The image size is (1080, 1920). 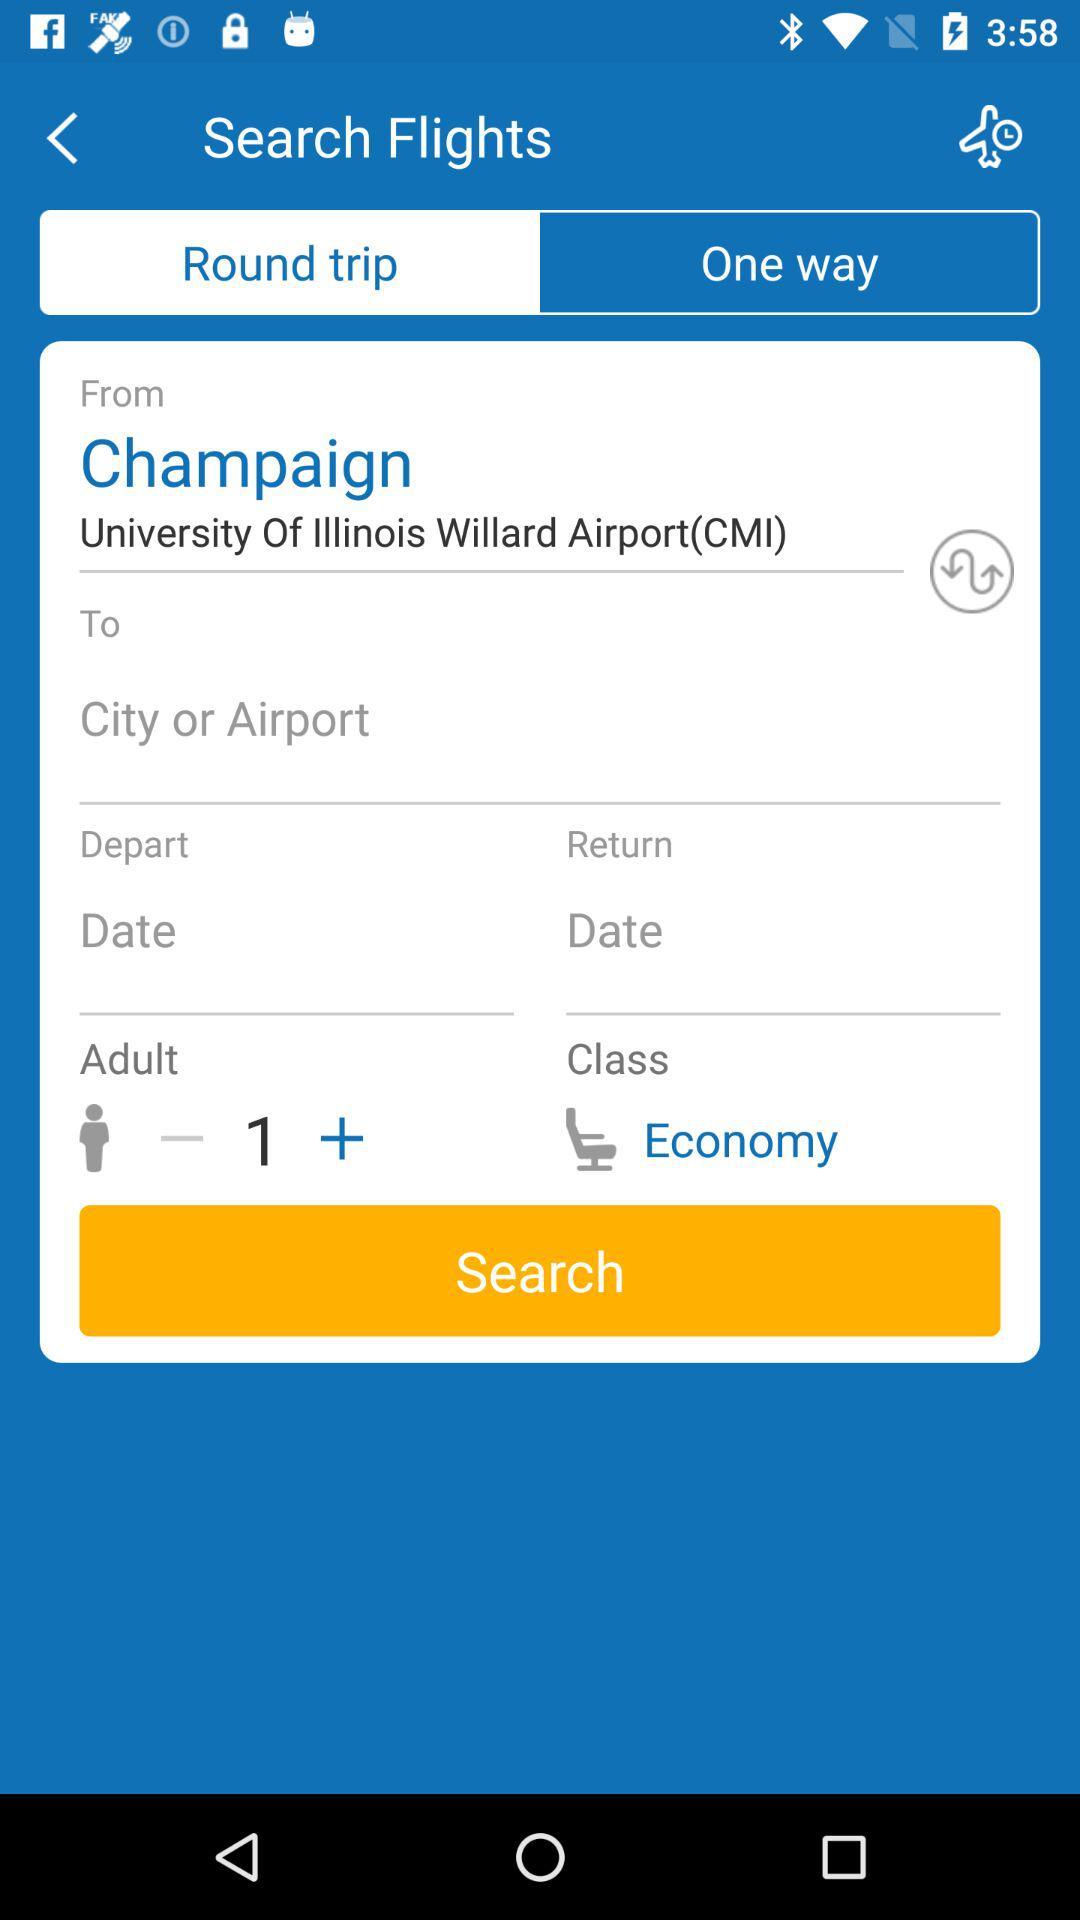 What do you see at coordinates (971, 570) in the screenshot?
I see `switch departure location with destination` at bounding box center [971, 570].